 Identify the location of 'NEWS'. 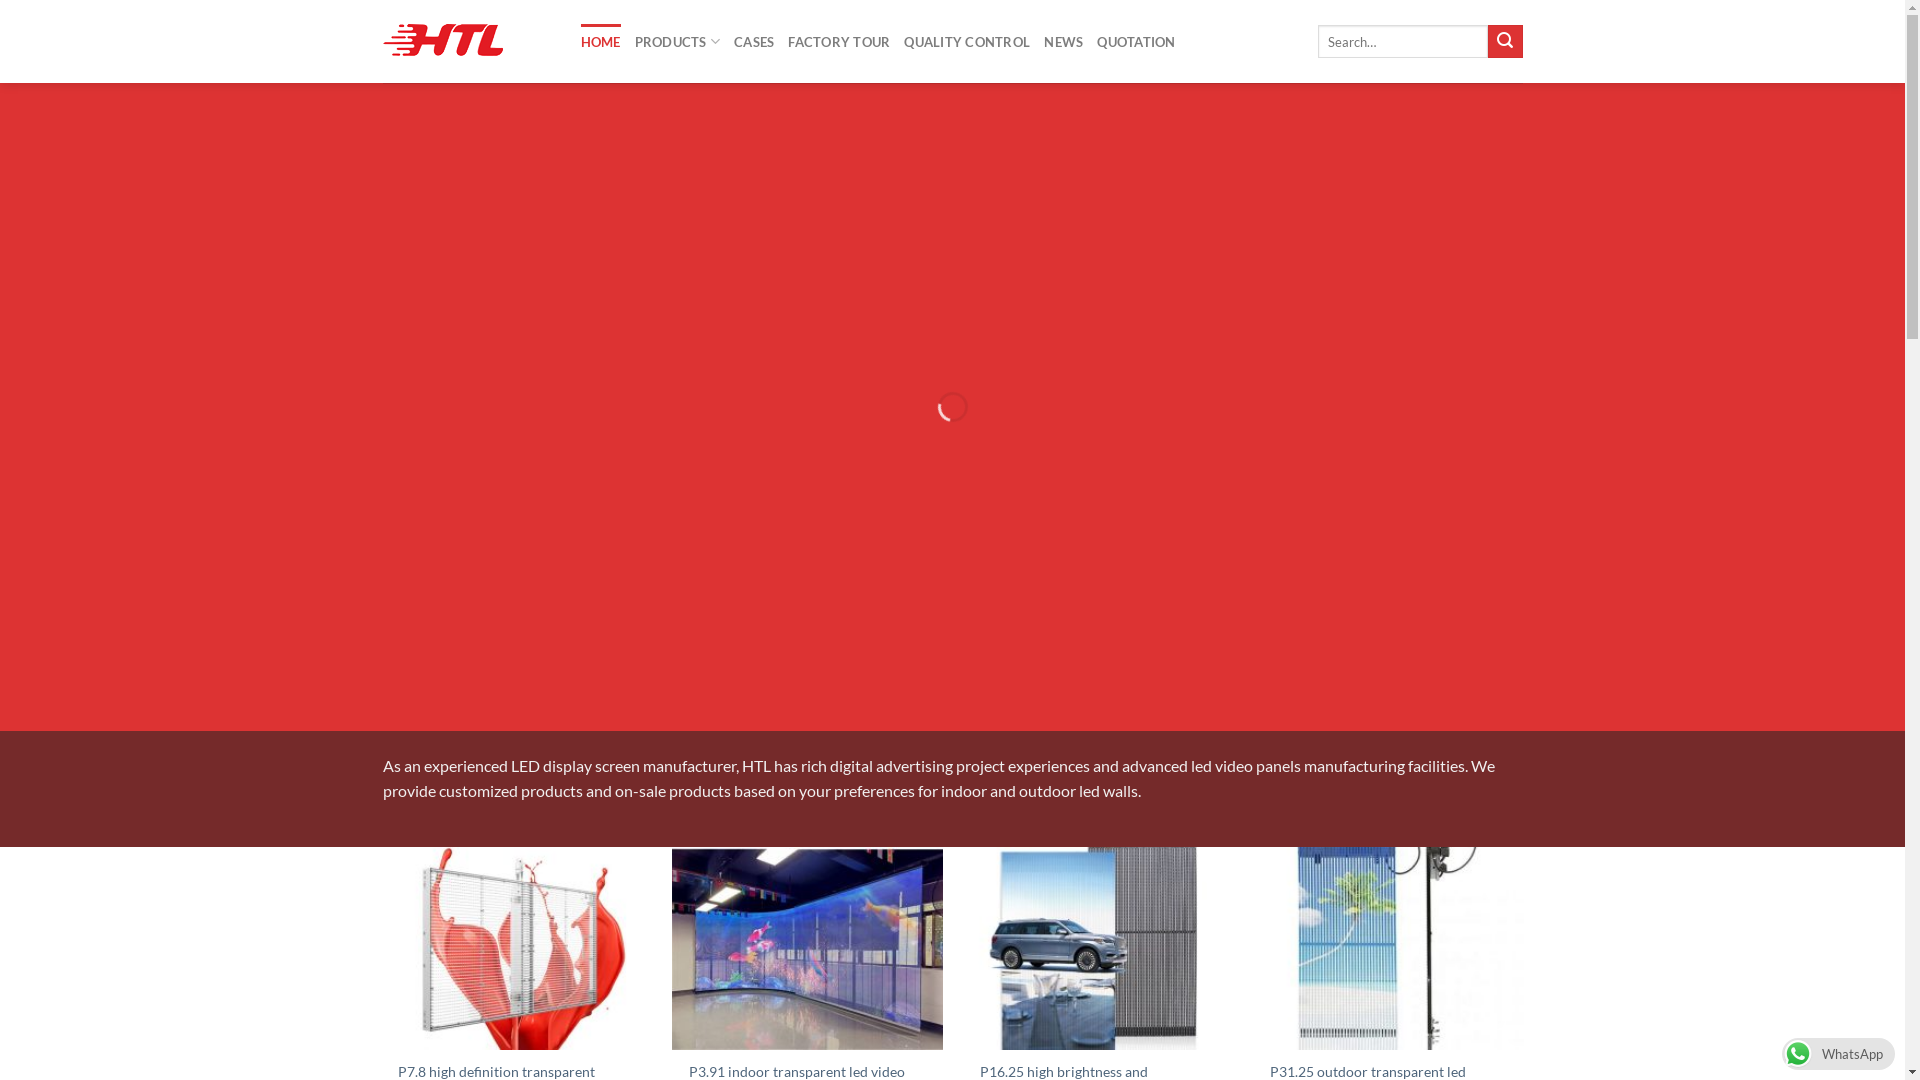
(1062, 42).